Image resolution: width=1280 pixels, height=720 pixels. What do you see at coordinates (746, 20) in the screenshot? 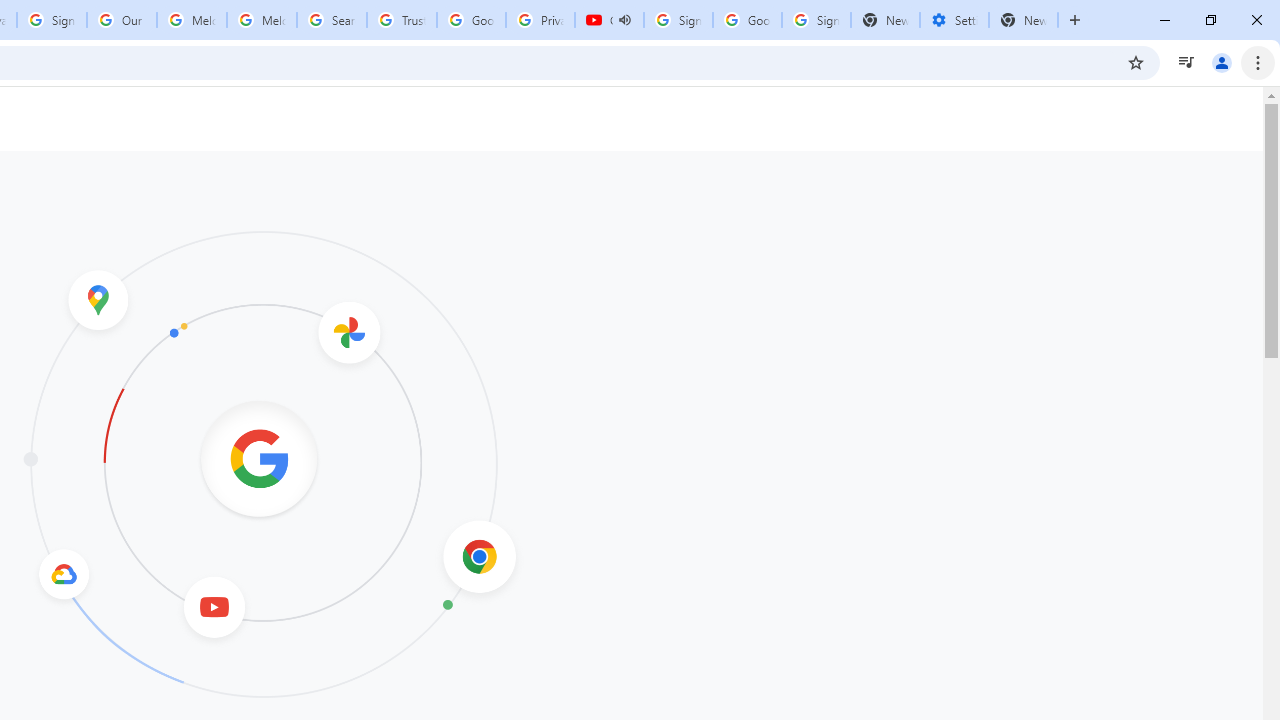
I see `'Google Cybersecurity Innovations - Google Safety Center'` at bounding box center [746, 20].